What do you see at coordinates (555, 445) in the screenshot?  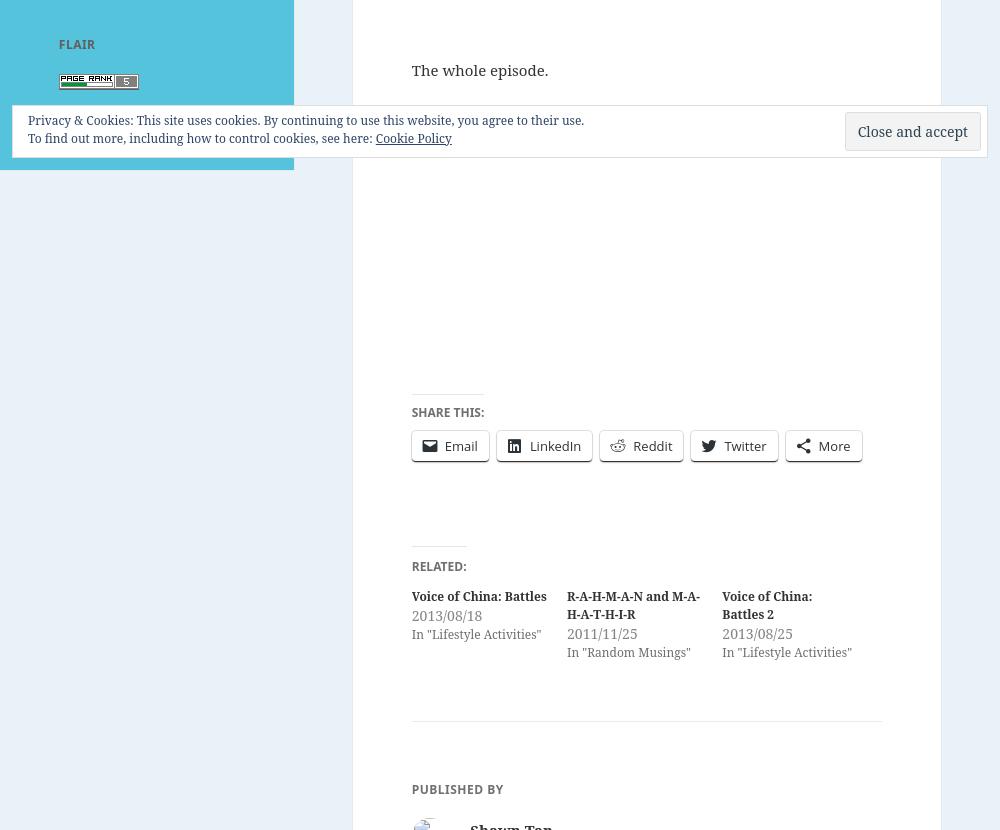 I see `'LinkedIn'` at bounding box center [555, 445].